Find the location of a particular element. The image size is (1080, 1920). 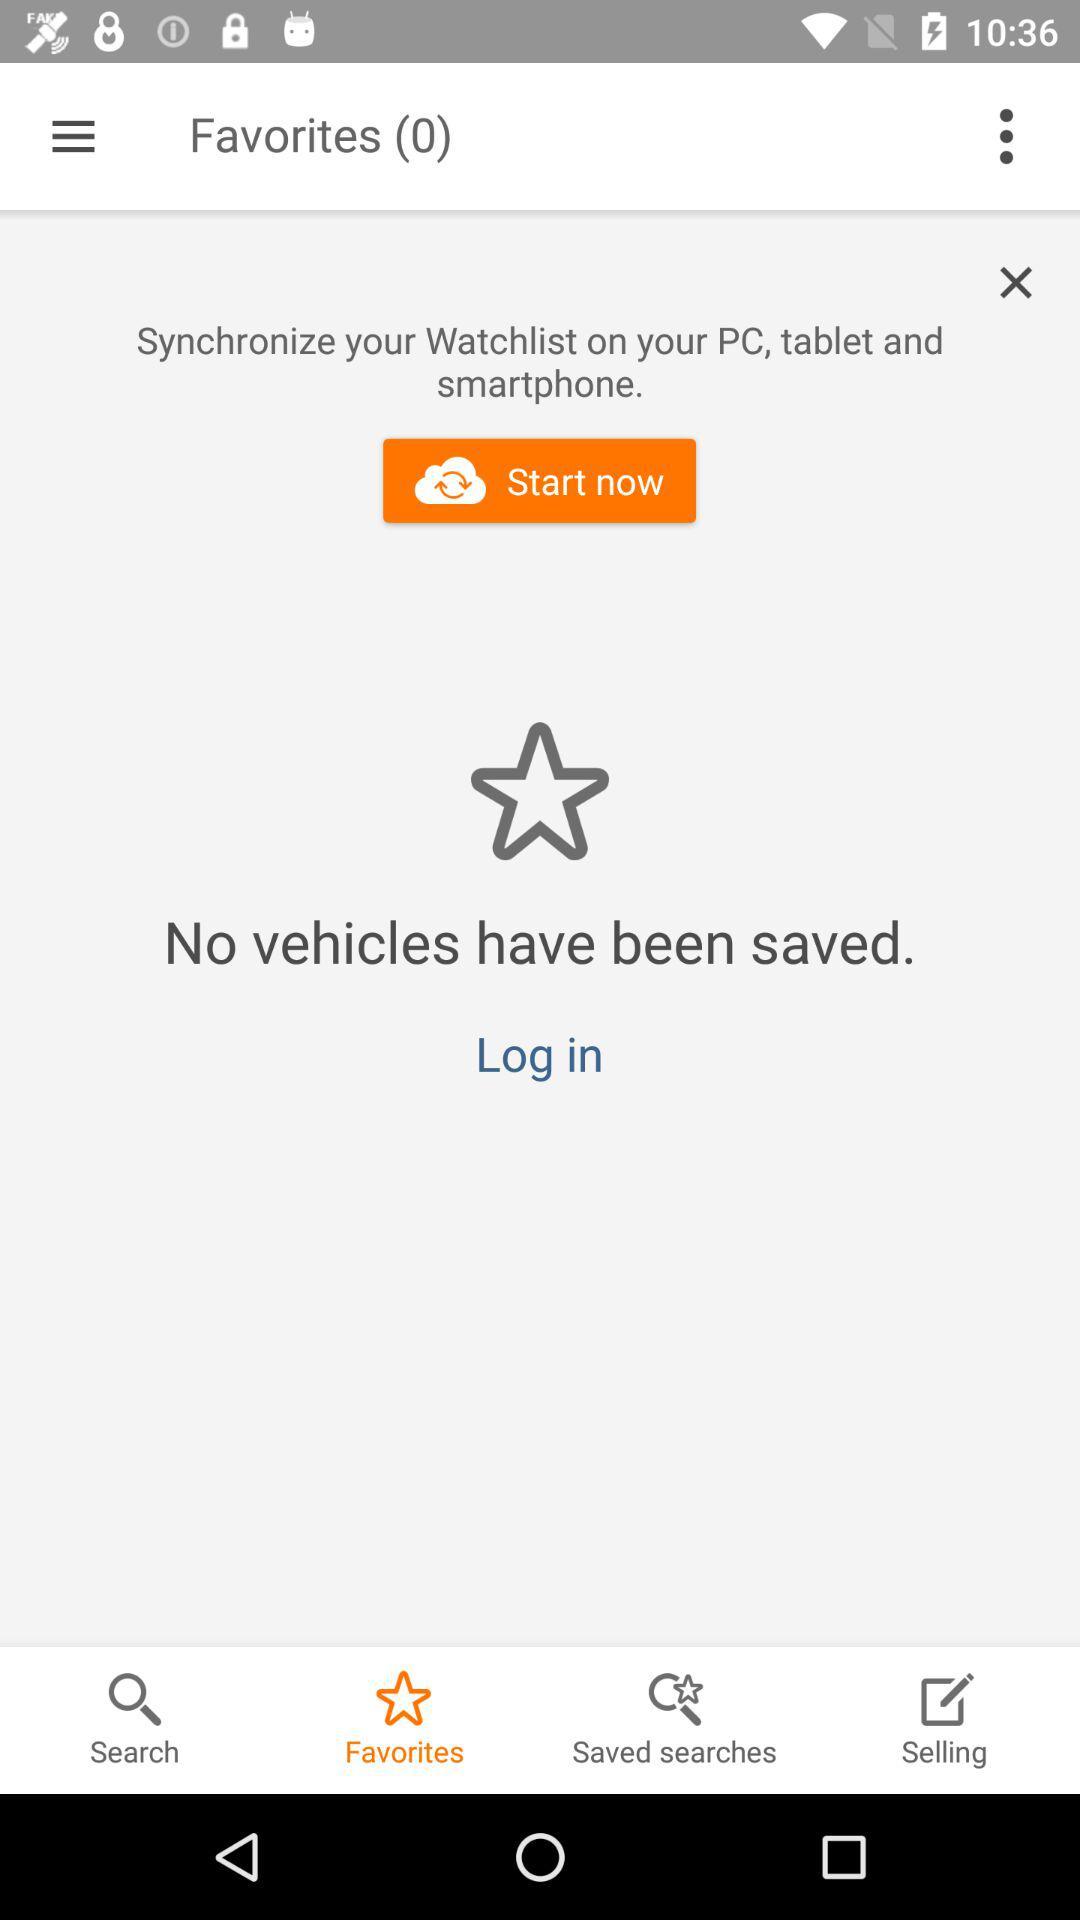

the item above favorites is located at coordinates (538, 1052).